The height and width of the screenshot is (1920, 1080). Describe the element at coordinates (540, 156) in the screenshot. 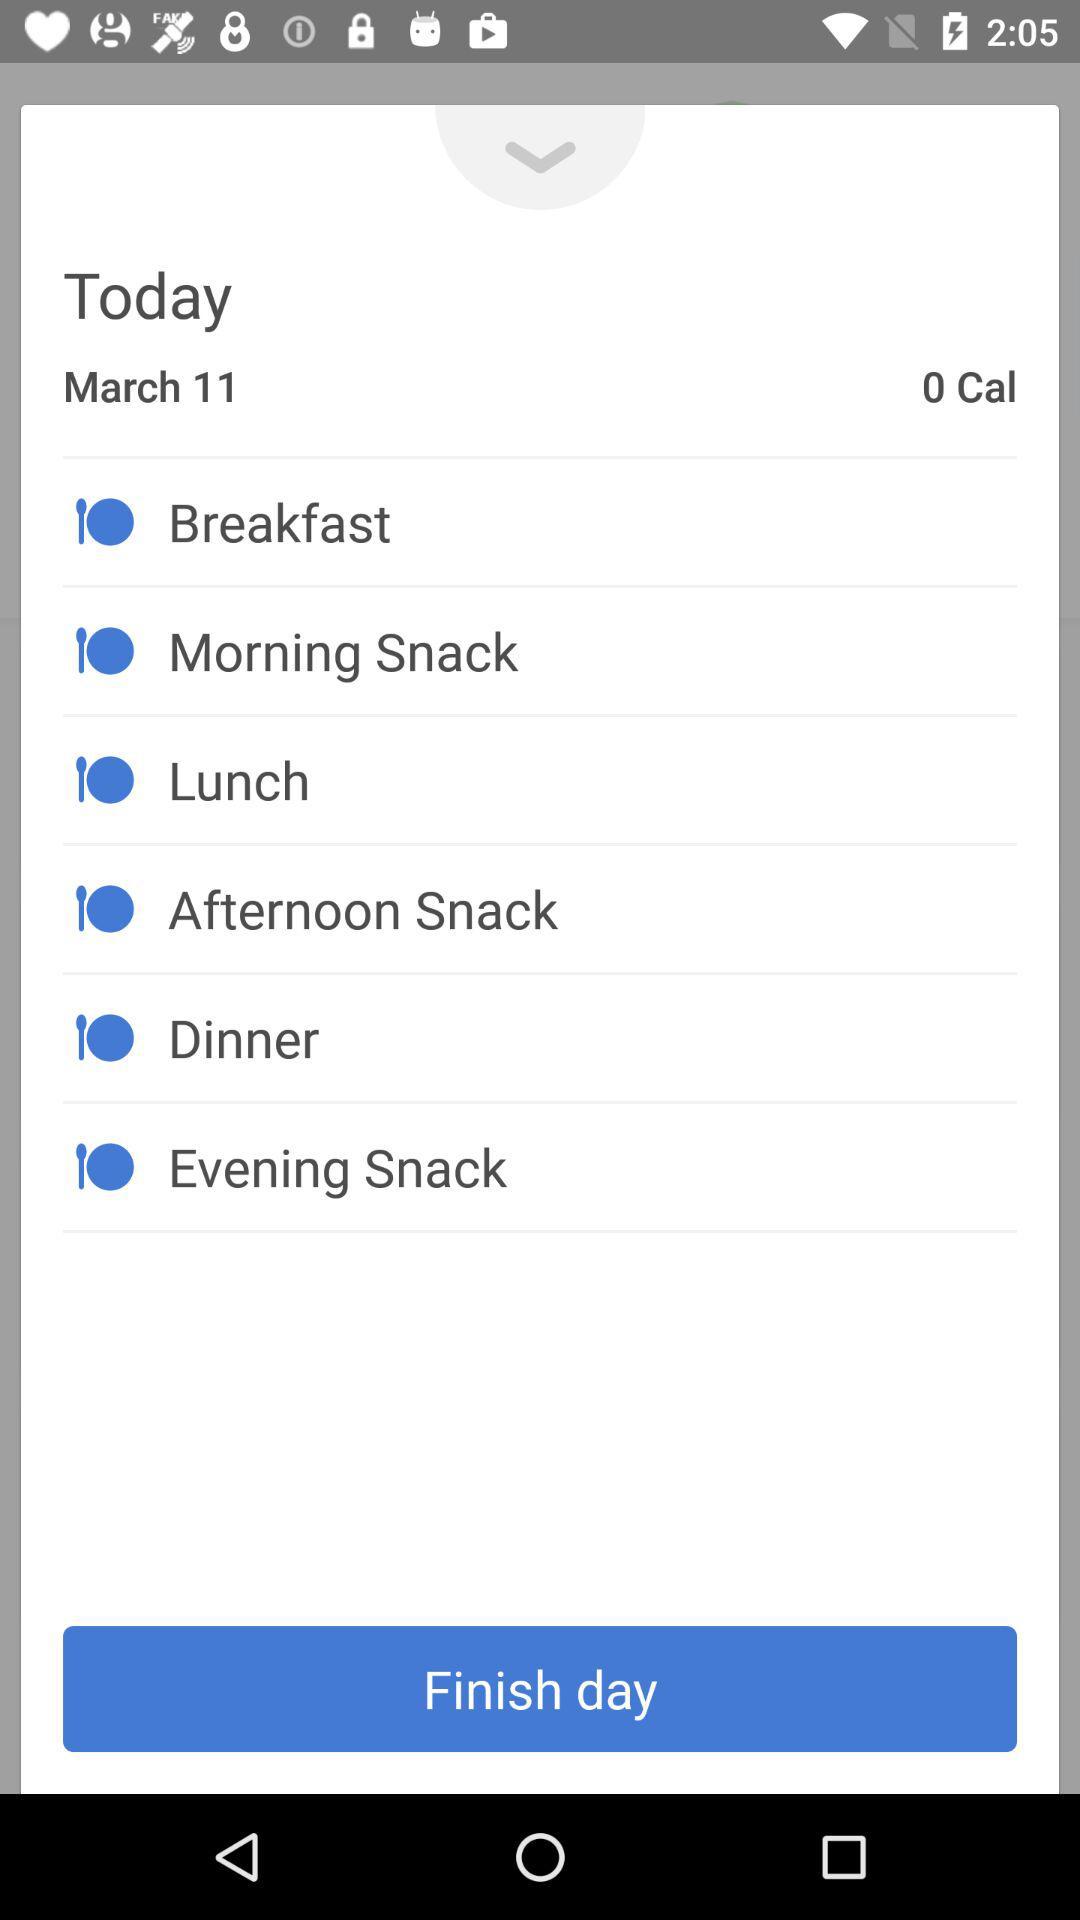

I see `the icon above the 0 cal item` at that location.